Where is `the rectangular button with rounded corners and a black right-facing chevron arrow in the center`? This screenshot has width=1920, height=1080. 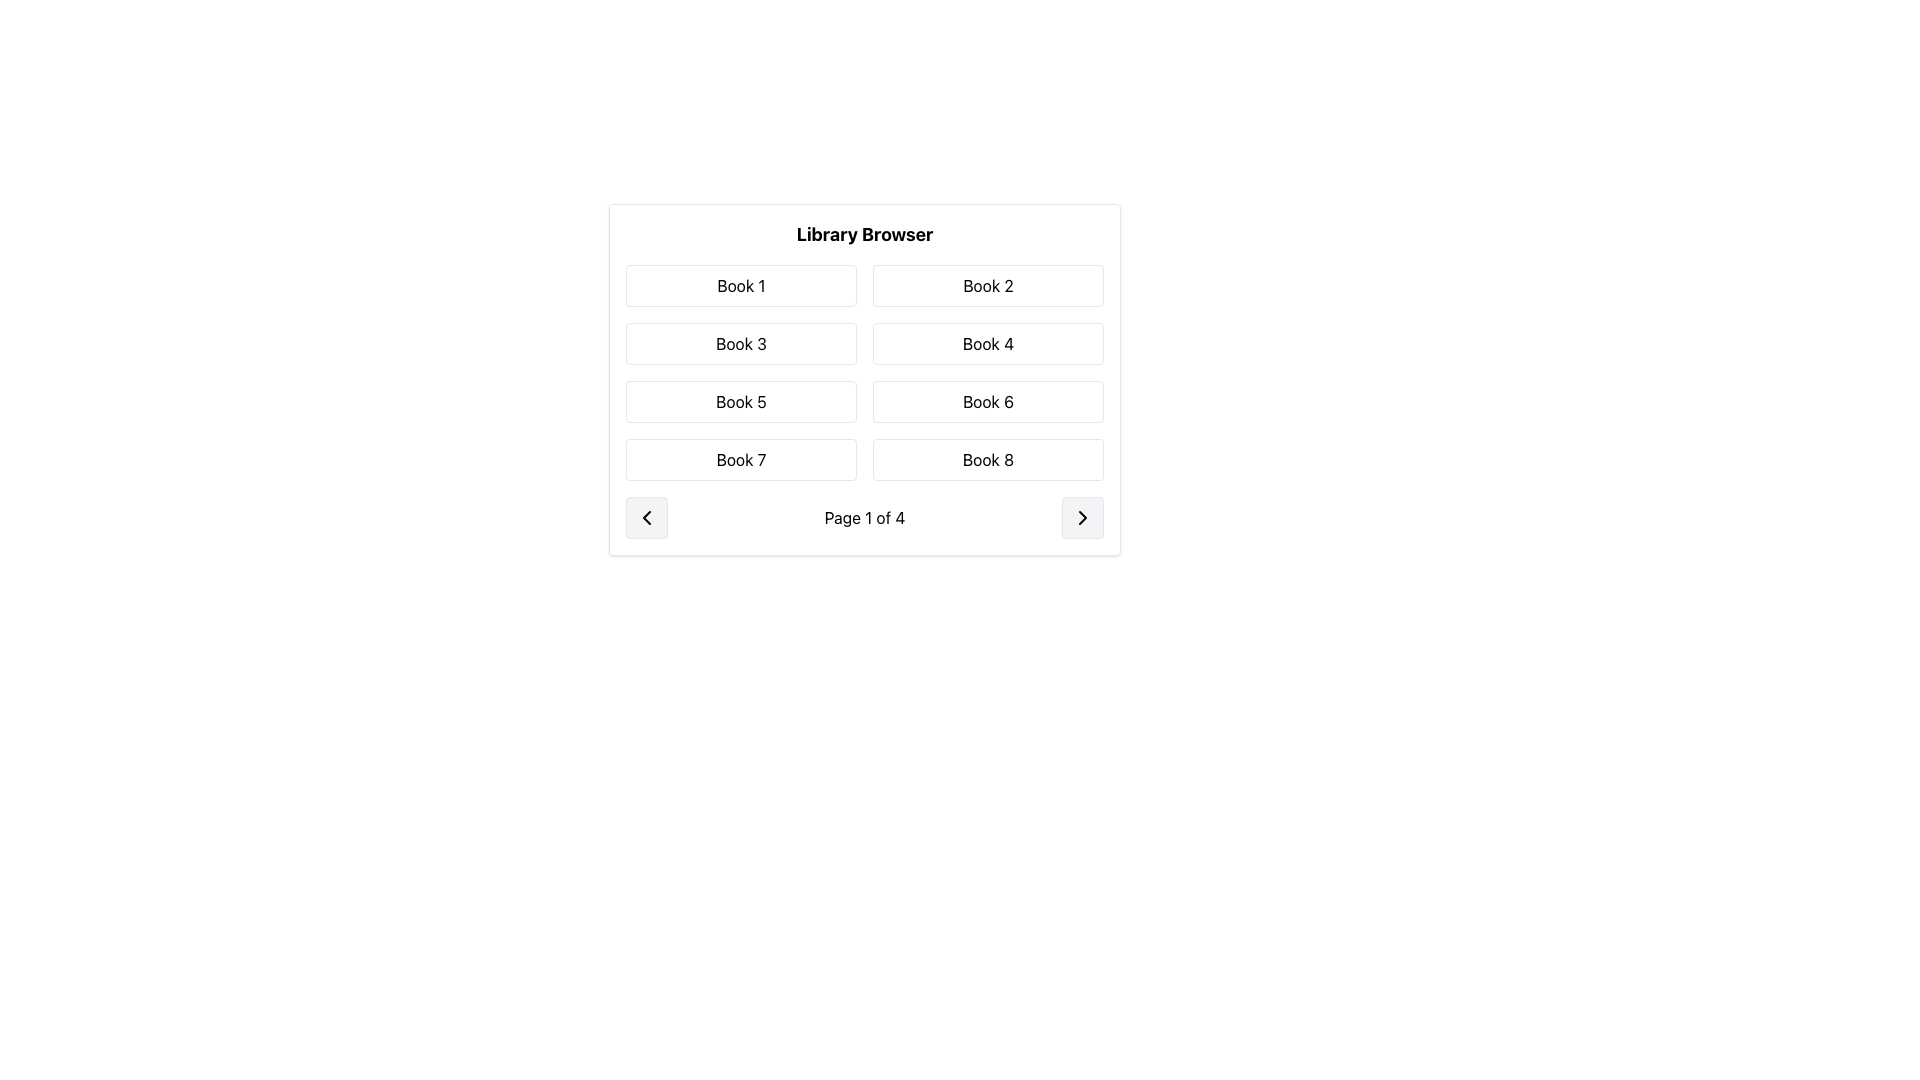 the rectangular button with rounded corners and a black right-facing chevron arrow in the center is located at coordinates (1082, 516).